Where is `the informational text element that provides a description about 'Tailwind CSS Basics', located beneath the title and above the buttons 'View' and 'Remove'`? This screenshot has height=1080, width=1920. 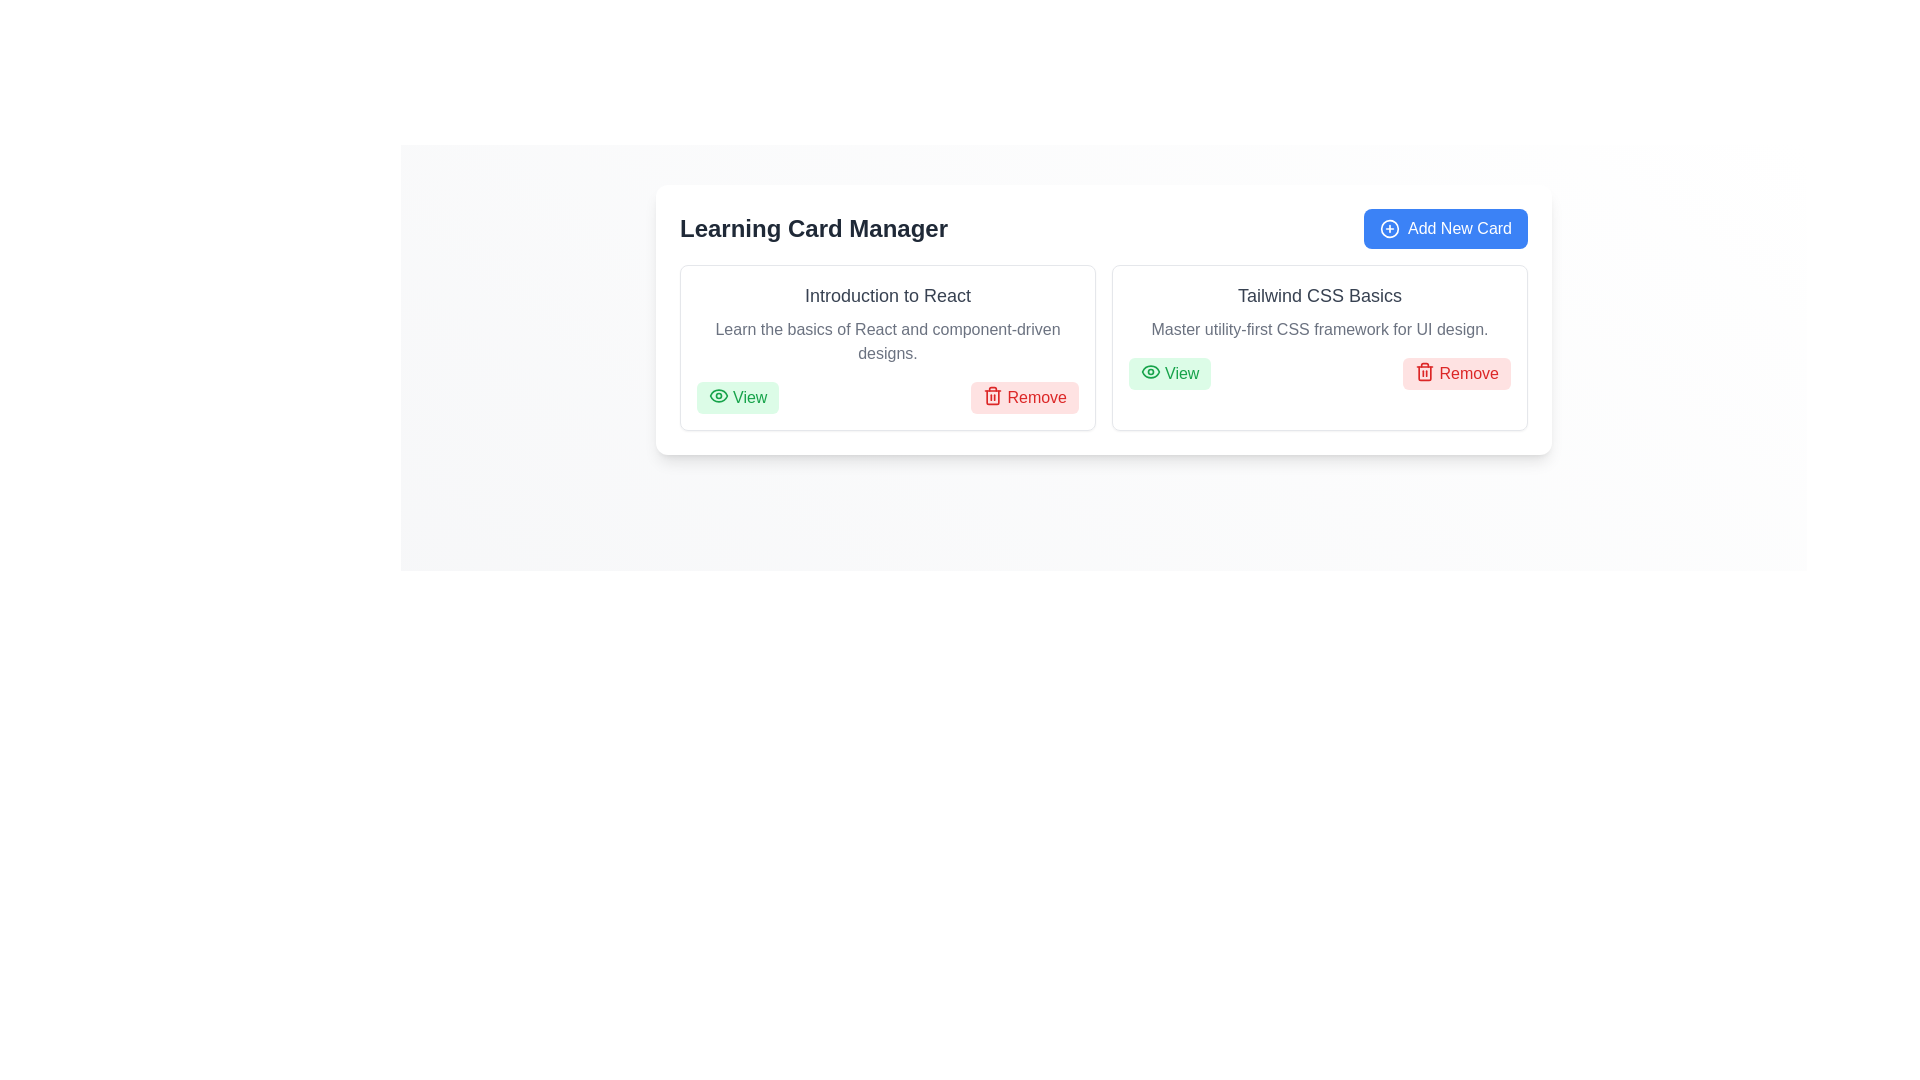 the informational text element that provides a description about 'Tailwind CSS Basics', located beneath the title and above the buttons 'View' and 'Remove' is located at coordinates (1320, 329).